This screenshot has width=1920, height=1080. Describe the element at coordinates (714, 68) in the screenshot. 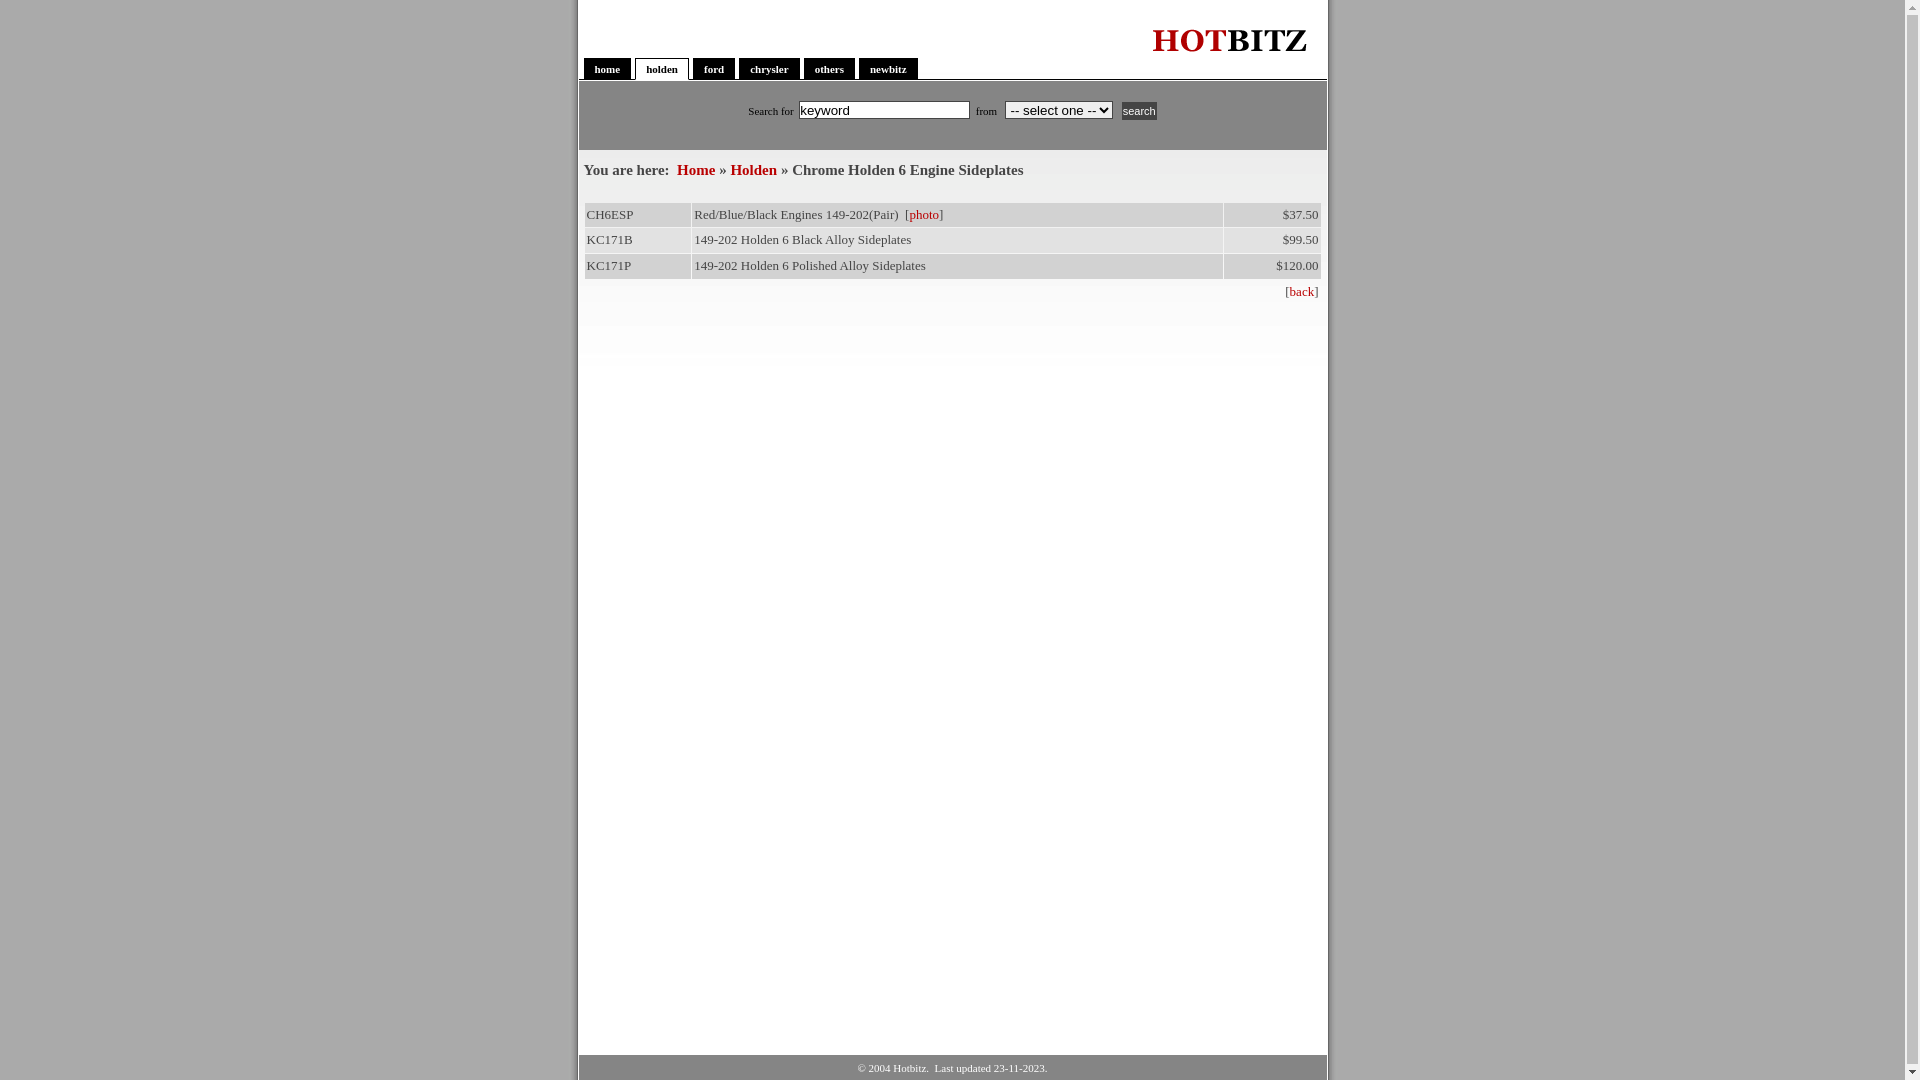

I see `'ford'` at that location.